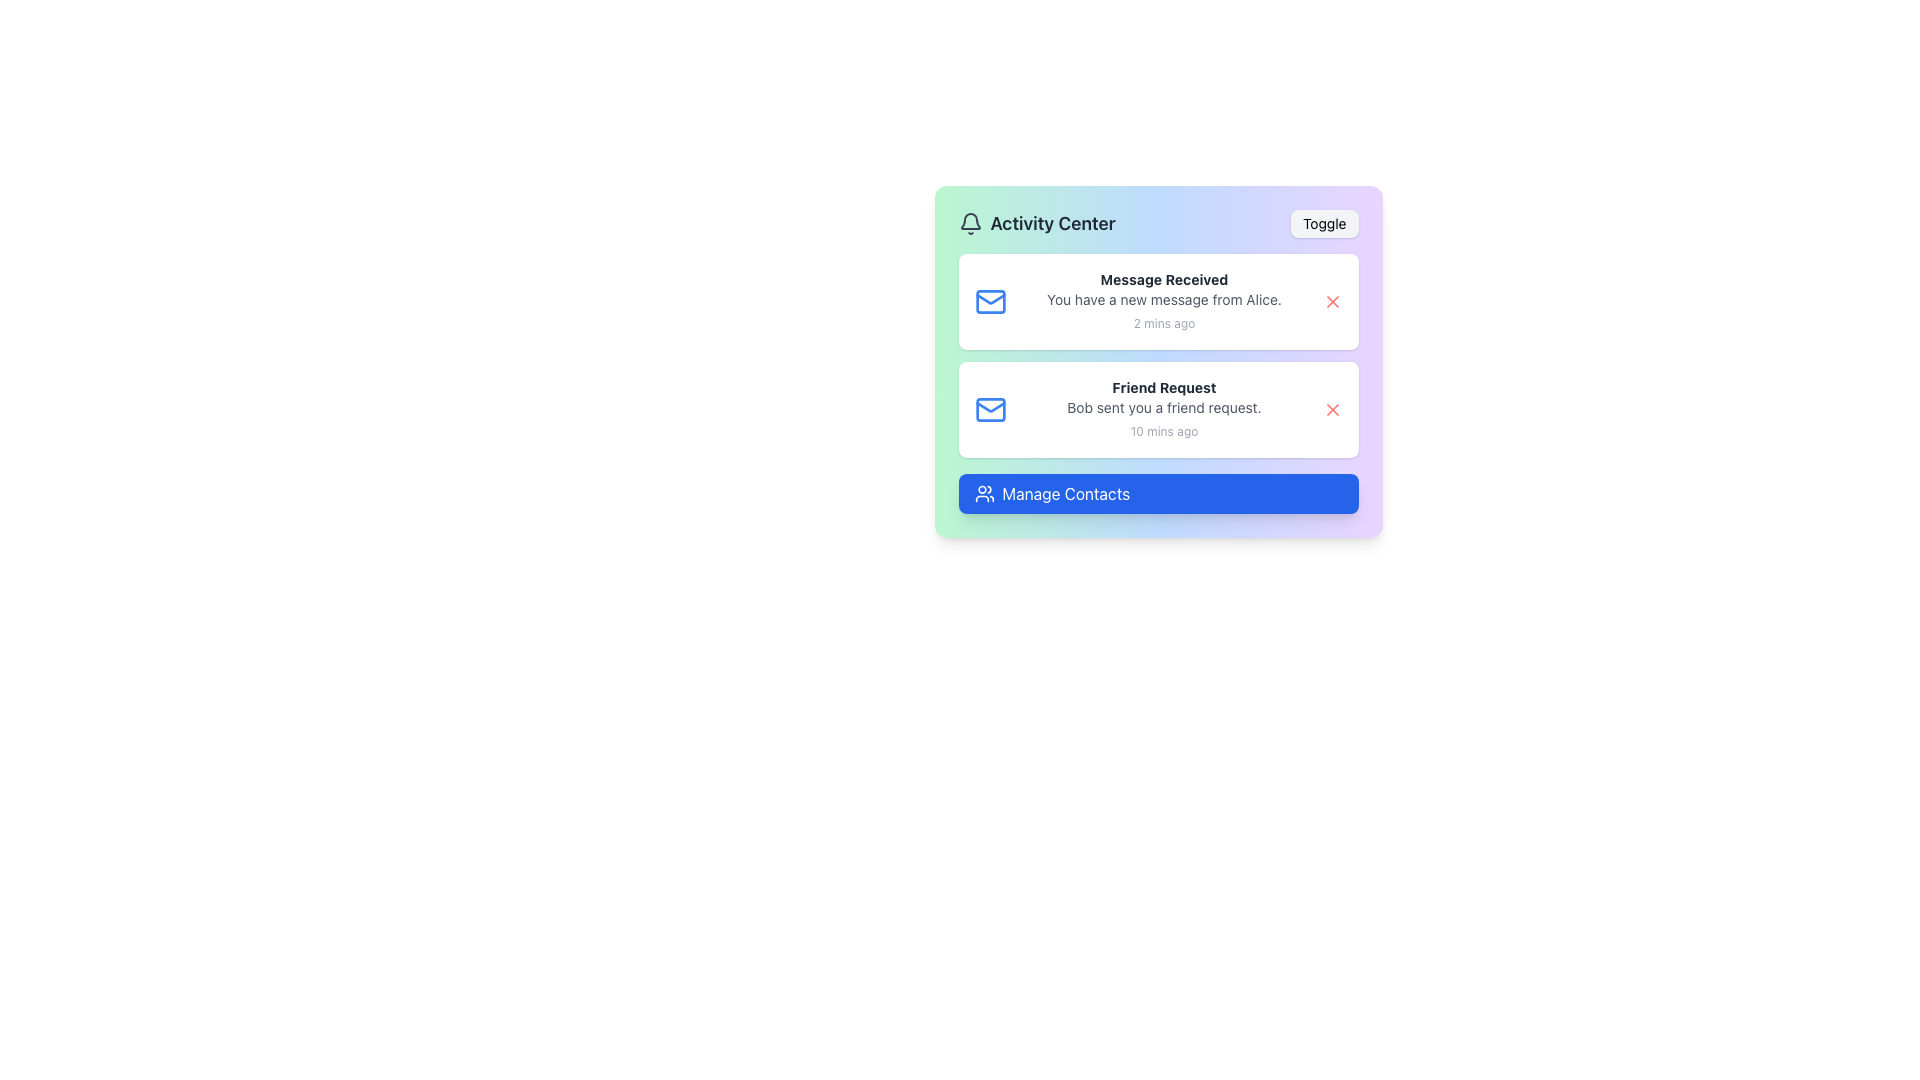  What do you see at coordinates (984, 493) in the screenshot?
I see `group of people icon located inside the blue 'Manage Contacts' button at the bottom of the activity panel` at bounding box center [984, 493].